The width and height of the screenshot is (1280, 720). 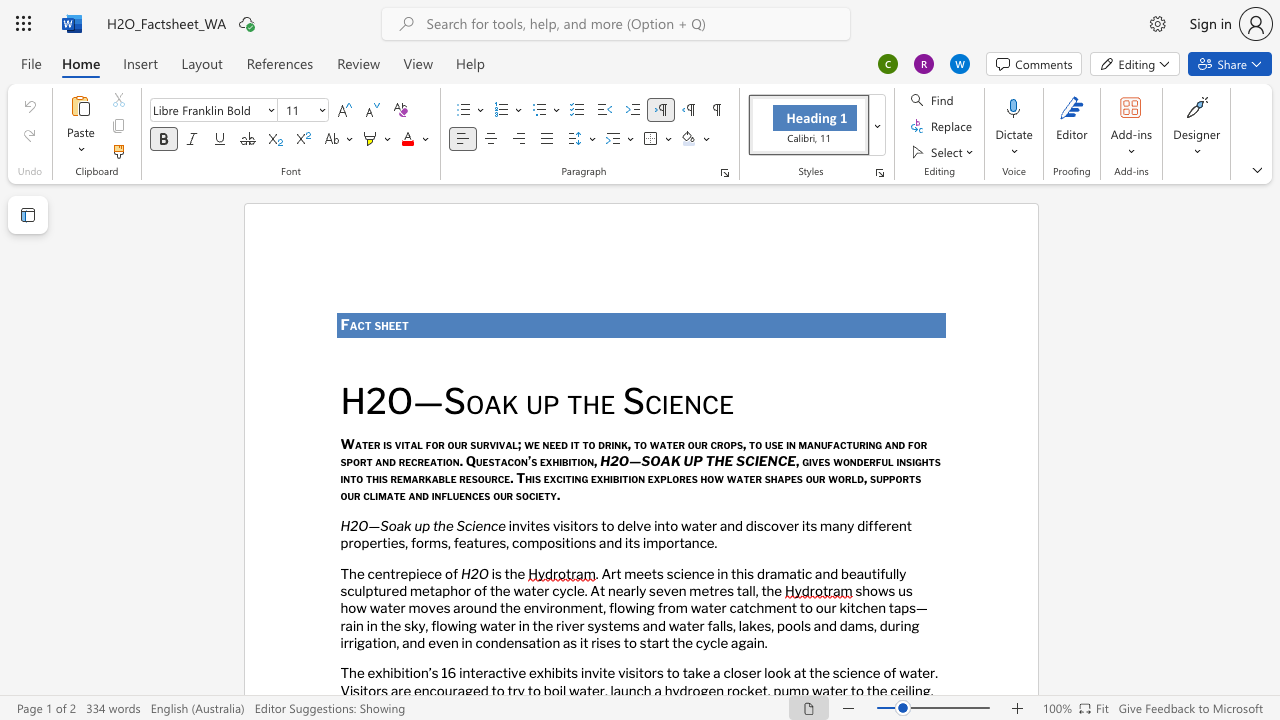 I want to click on the 1th character "p" in the text, so click(x=551, y=402).